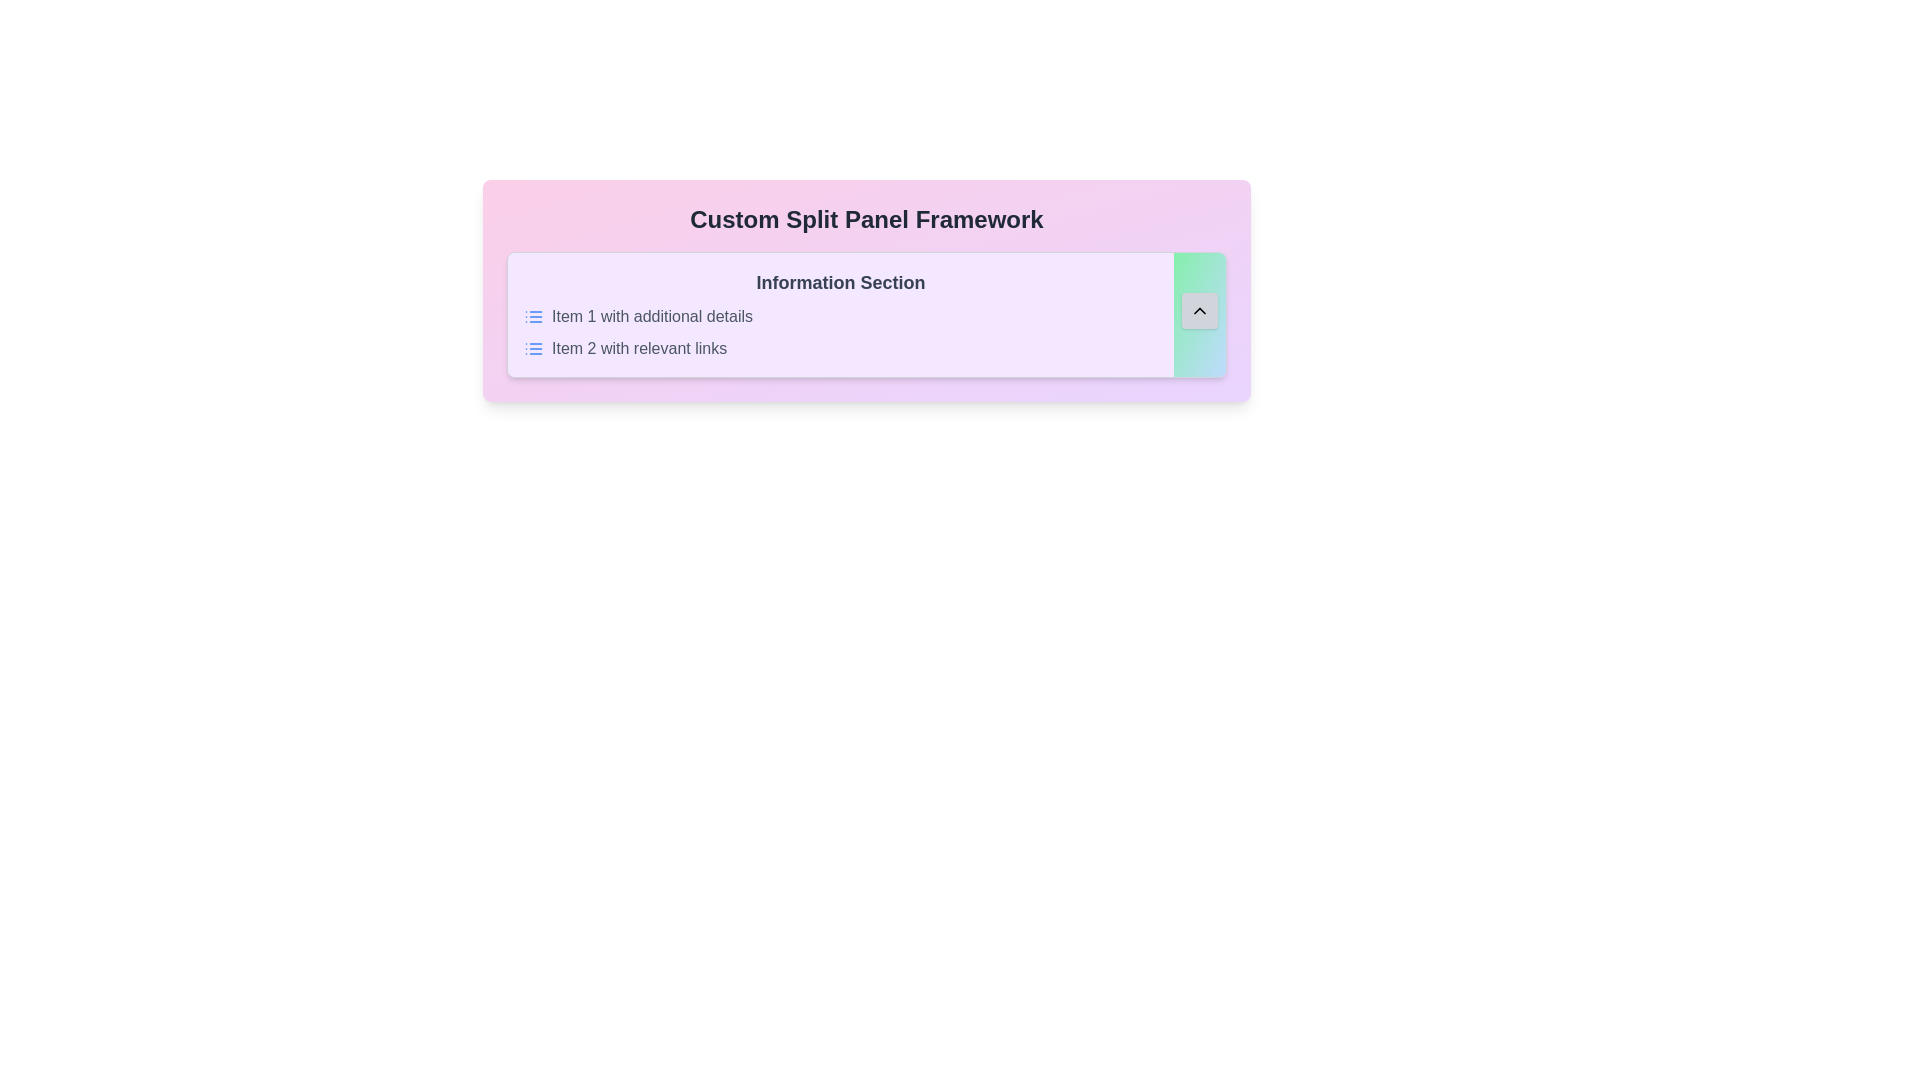  What do you see at coordinates (533, 347) in the screenshot?
I see `the 'list' indicator icon located to the immediate left of the label text for 'Item 2 with relevant links'` at bounding box center [533, 347].